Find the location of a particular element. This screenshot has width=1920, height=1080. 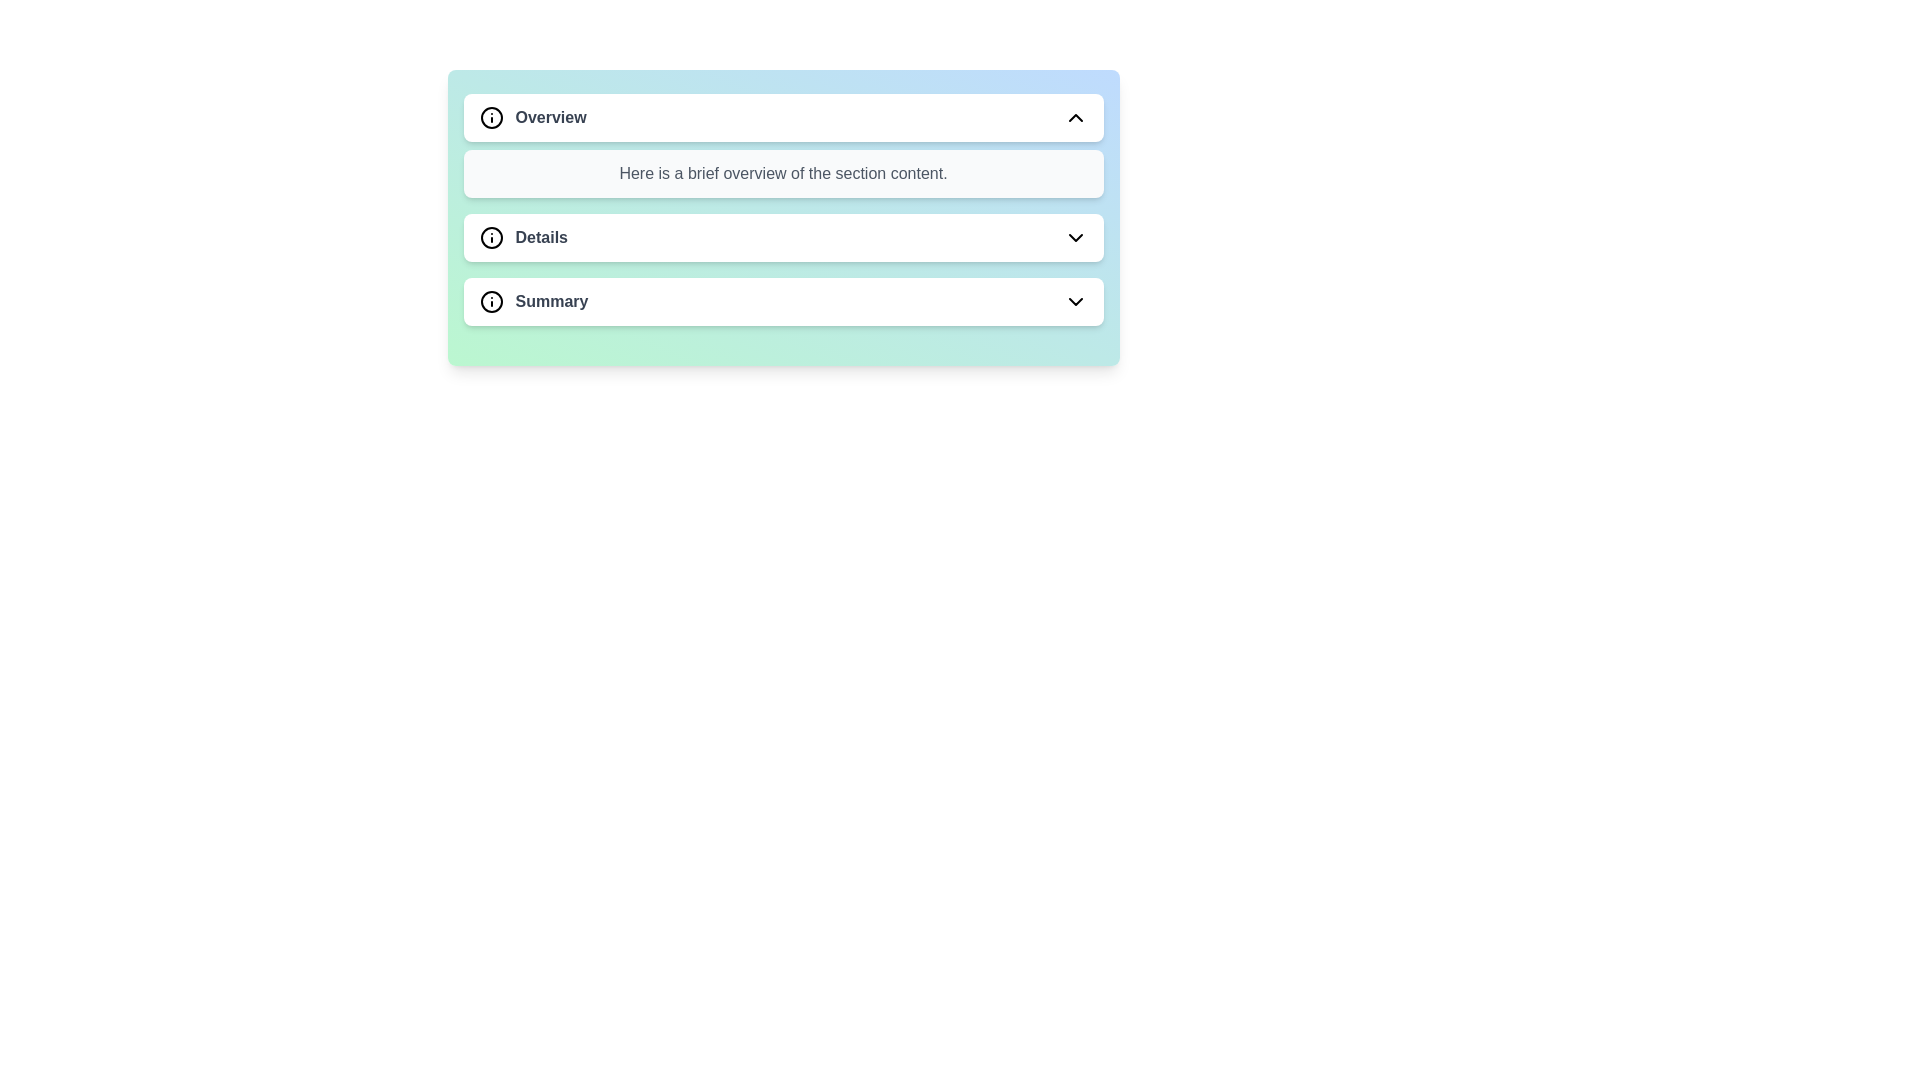

graphical properties of the SVG circle element, which has a black outline and white fill, located within the 'Summary' section's icon is located at coordinates (491, 301).